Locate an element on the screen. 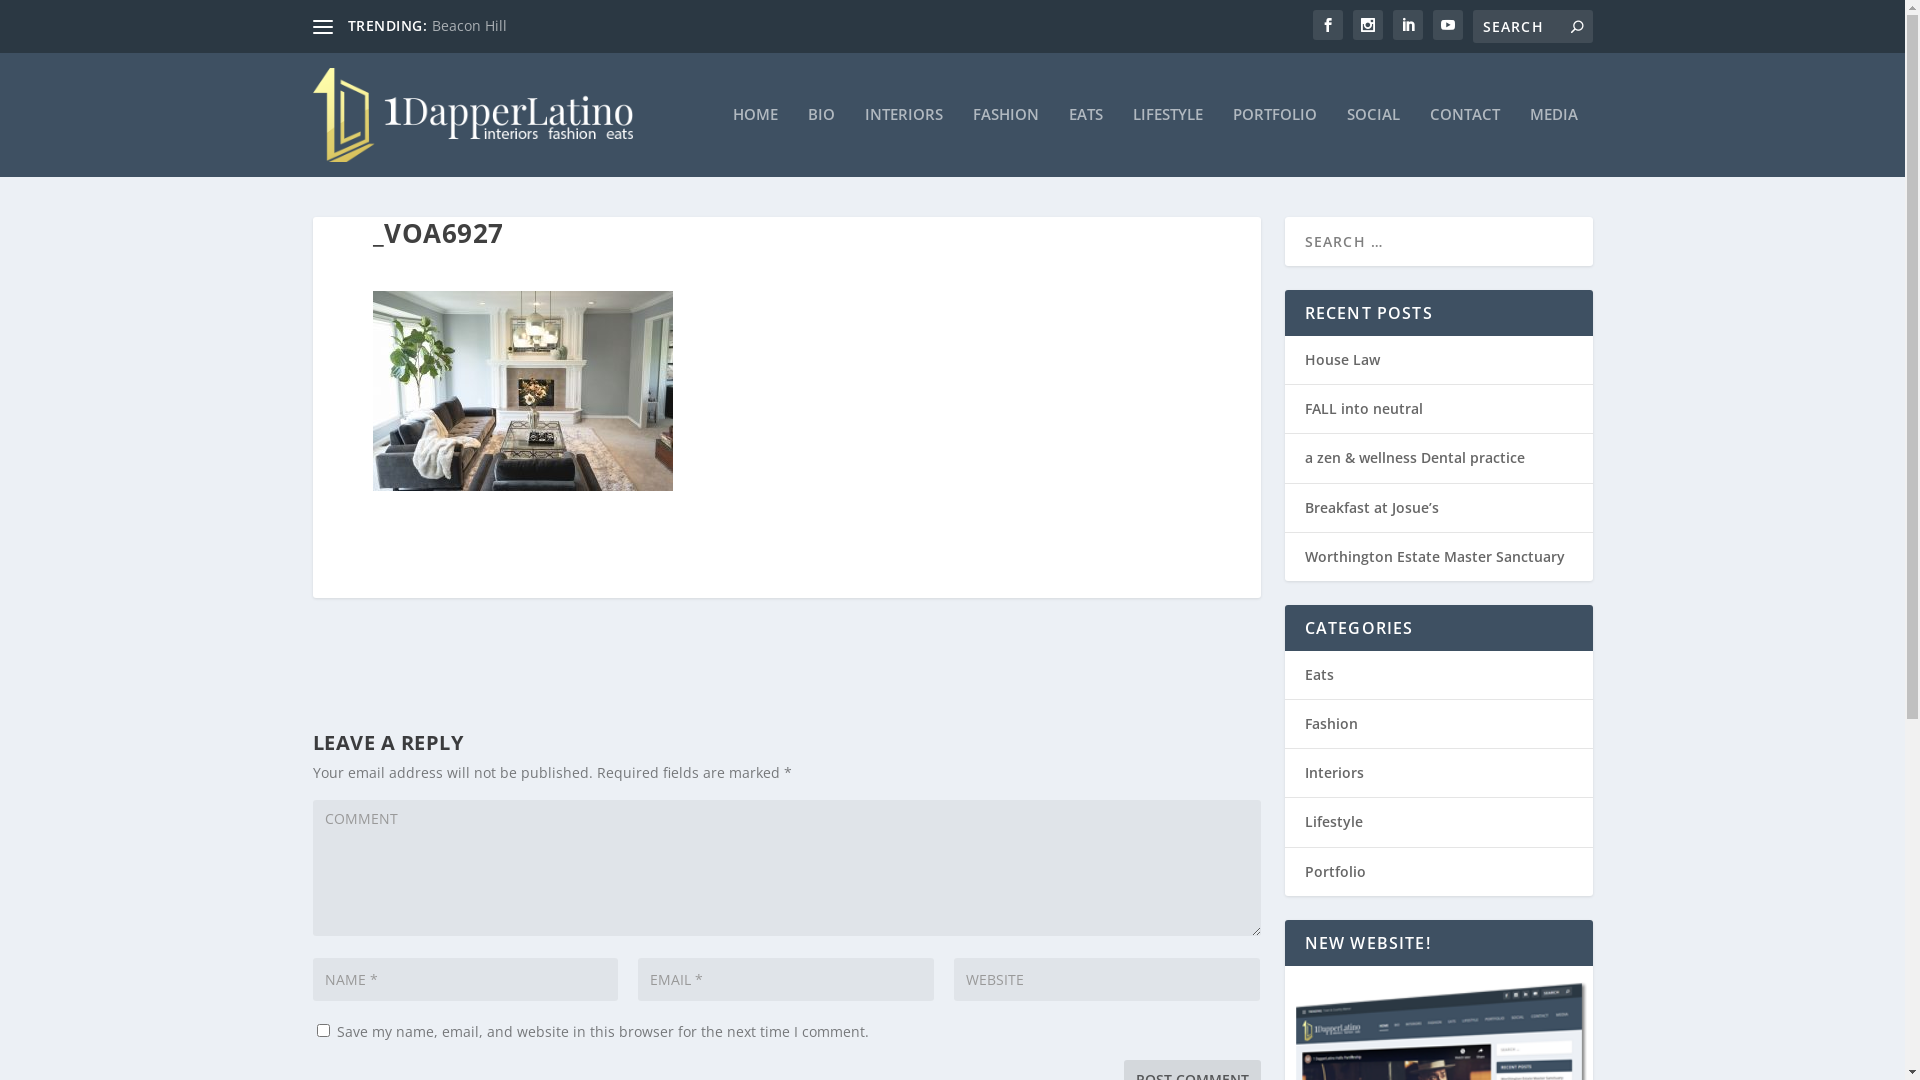 The height and width of the screenshot is (1080, 1920). 'Eats' is located at coordinates (1318, 674).